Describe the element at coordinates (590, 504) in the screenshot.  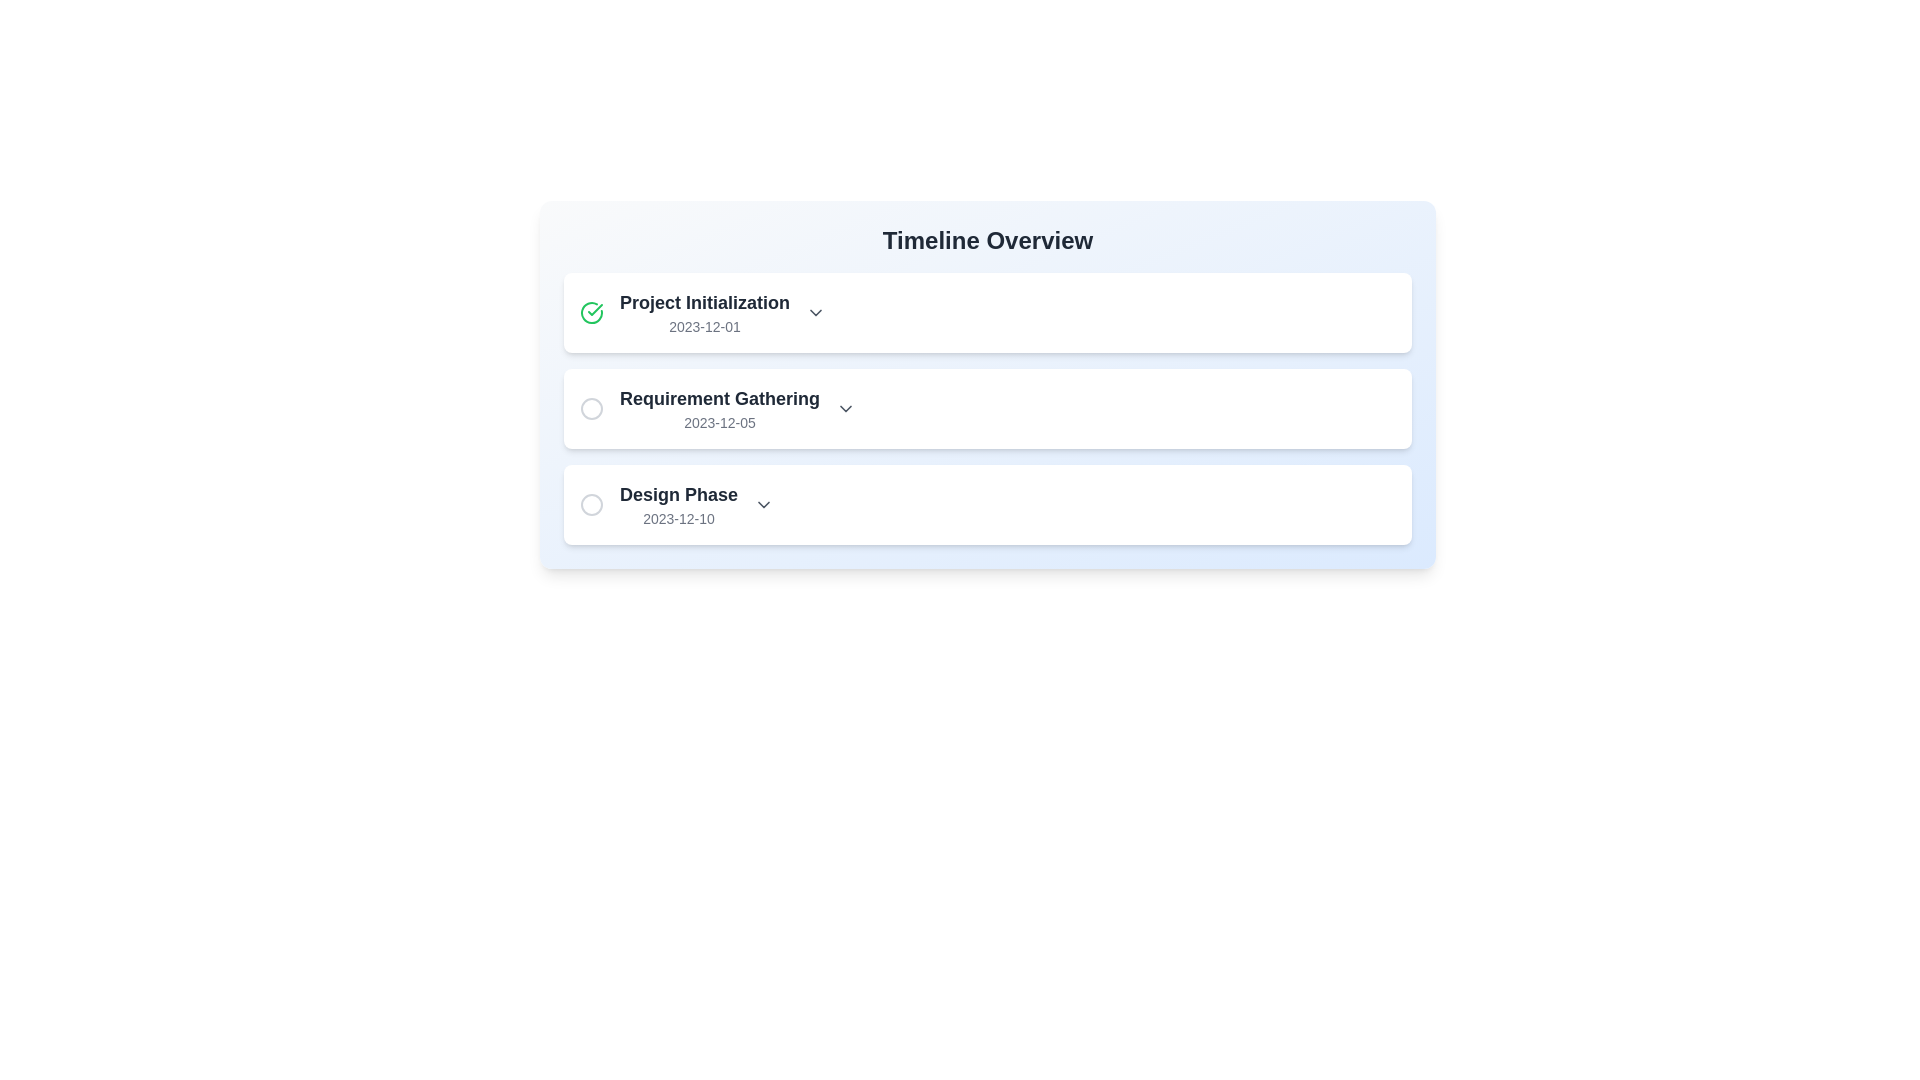
I see `the circular icon with a gray border, which is positioned to the left of the 'Design Phase' text and above the date '2023-12-10'` at that location.